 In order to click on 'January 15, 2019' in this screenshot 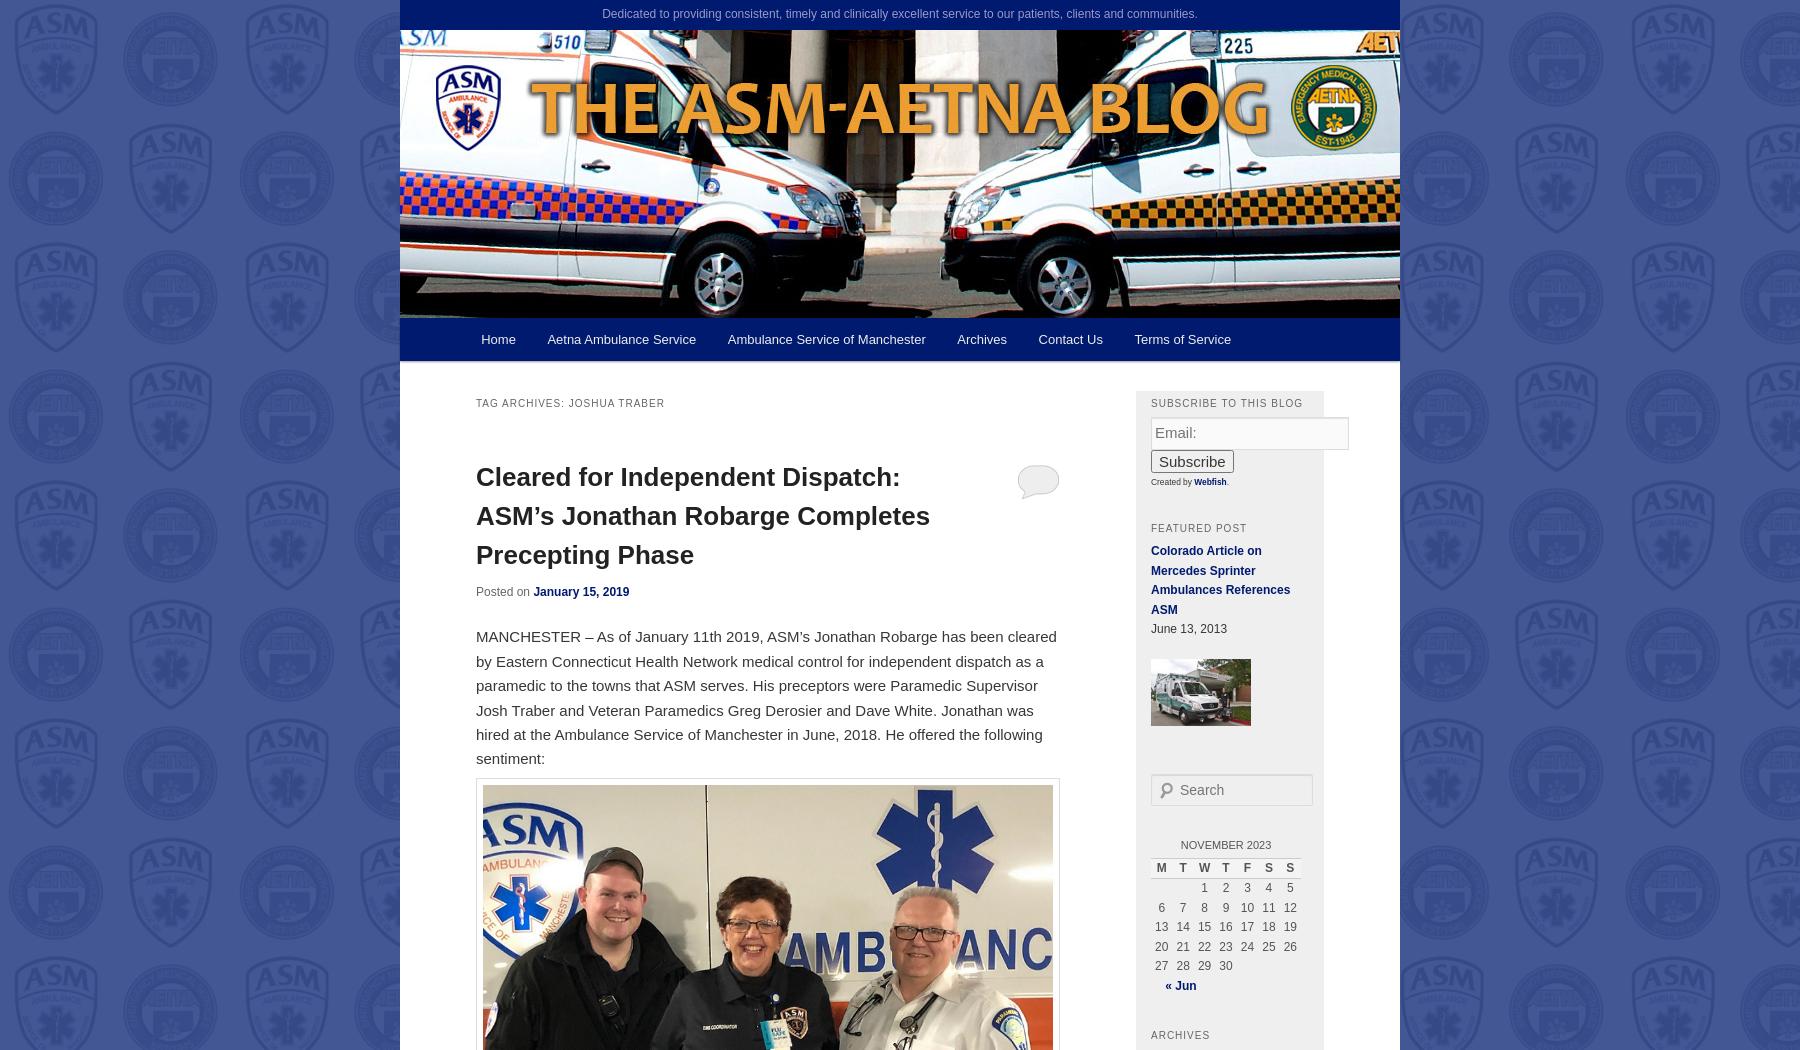, I will do `click(581, 590)`.